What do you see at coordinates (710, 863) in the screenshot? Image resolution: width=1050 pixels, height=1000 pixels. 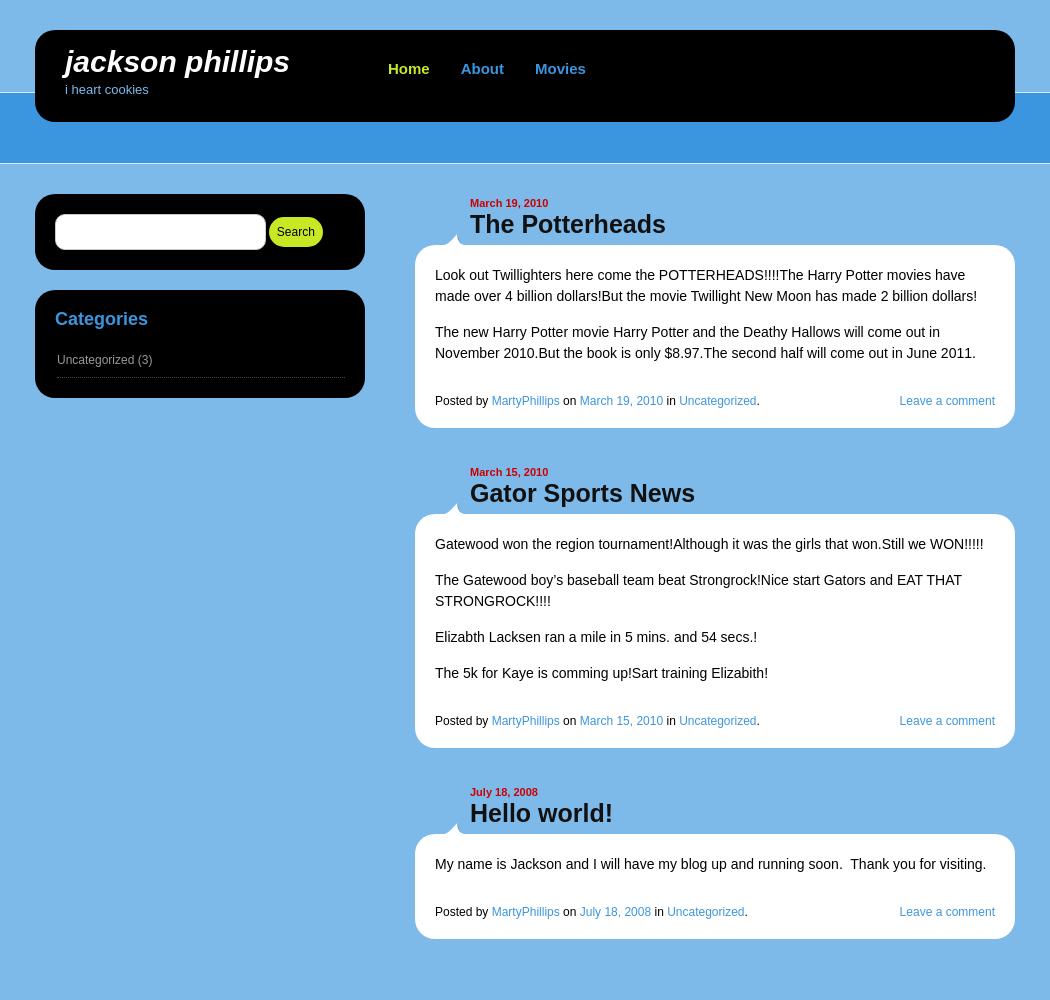 I see `'My name is Jackson and I will have my blog up and running soon.  Thank you for visiting.'` at bounding box center [710, 863].